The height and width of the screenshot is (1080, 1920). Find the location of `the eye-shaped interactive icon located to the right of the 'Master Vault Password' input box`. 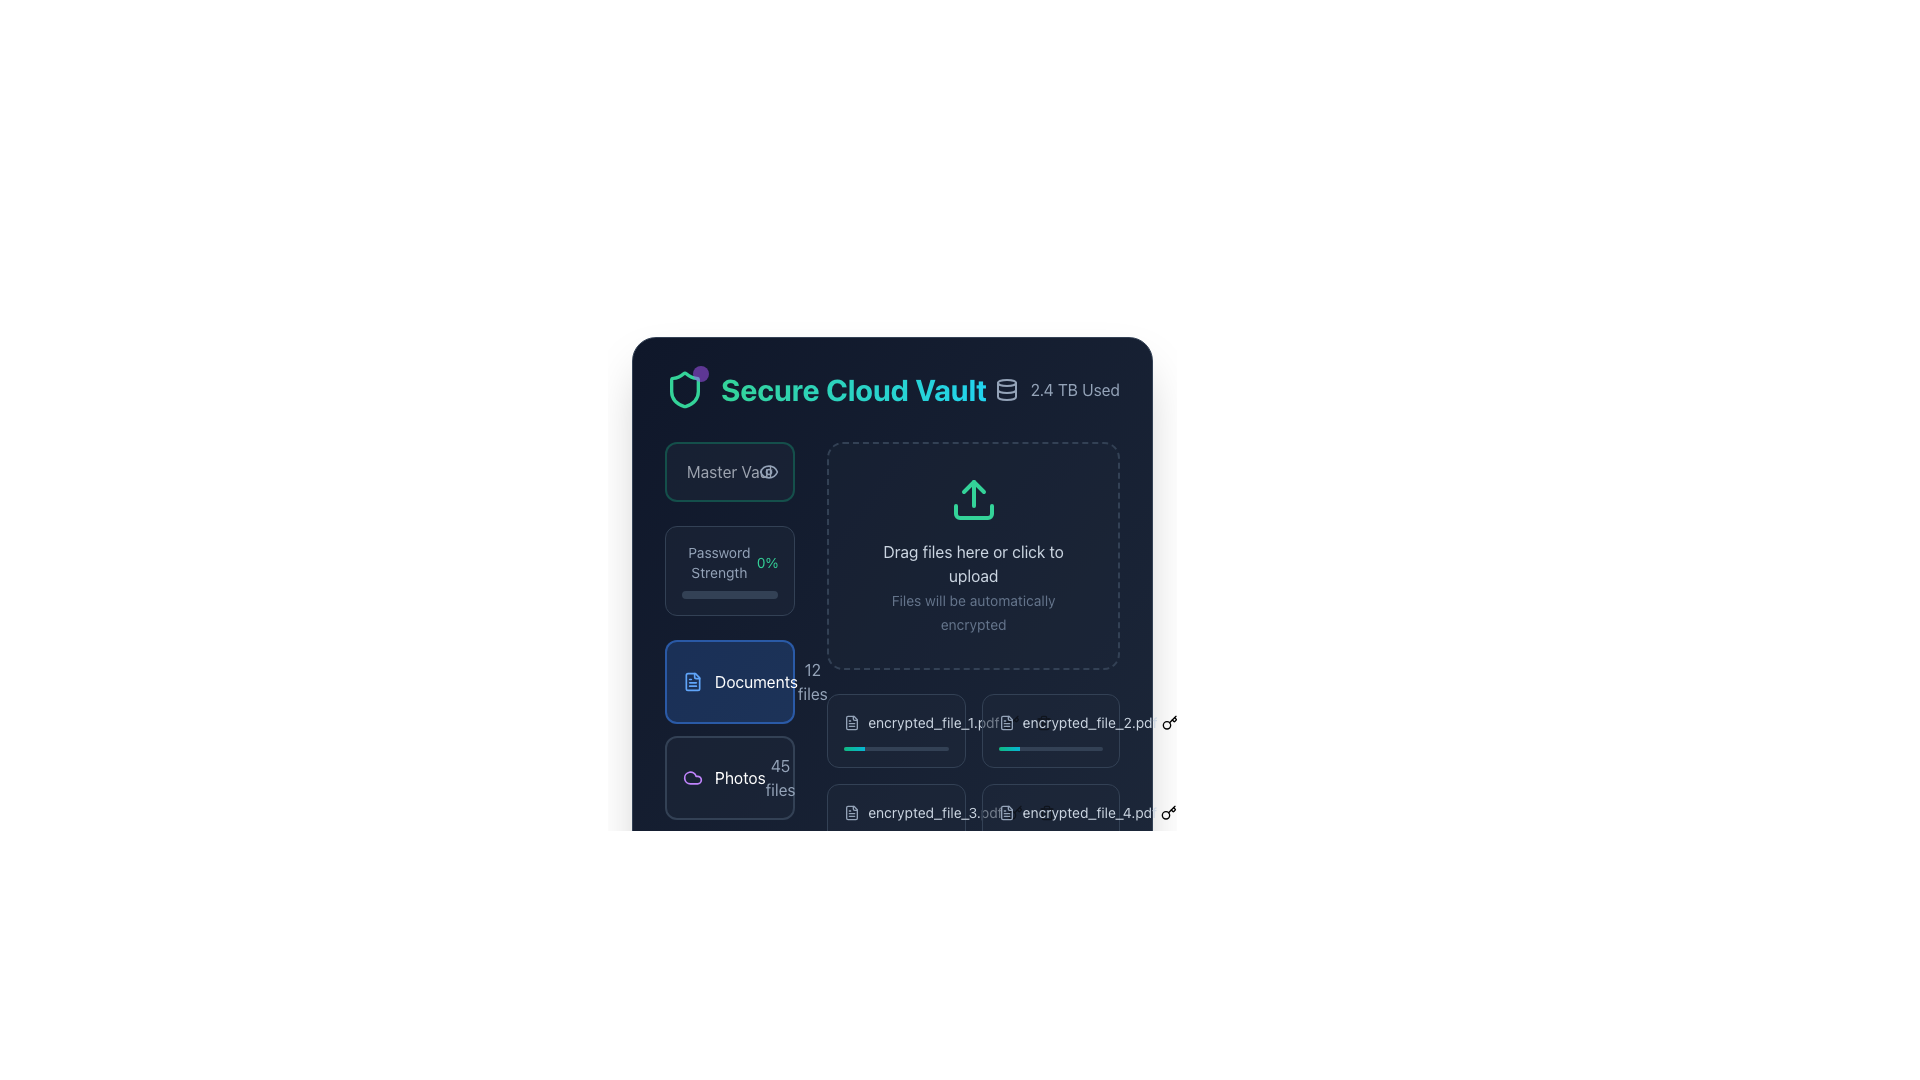

the eye-shaped interactive icon located to the right of the 'Master Vault Password' input box is located at coordinates (768, 471).